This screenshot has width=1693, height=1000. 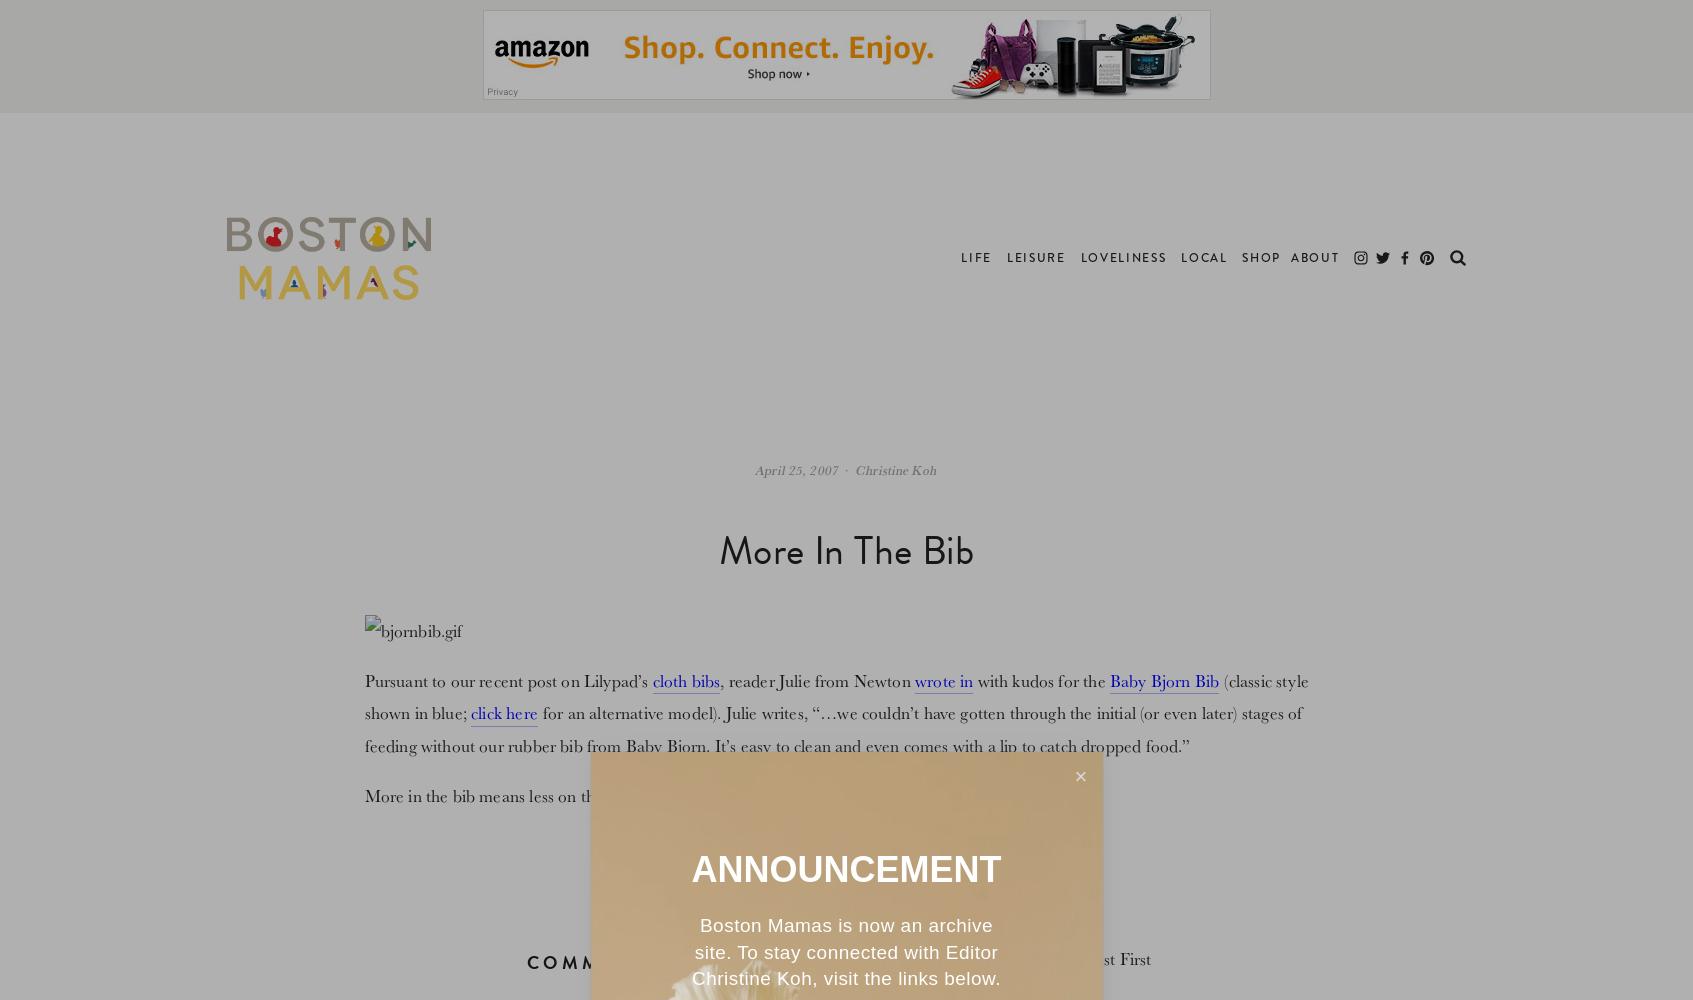 I want to click on 'Baby Bjorn Bib', so click(x=1163, y=679).